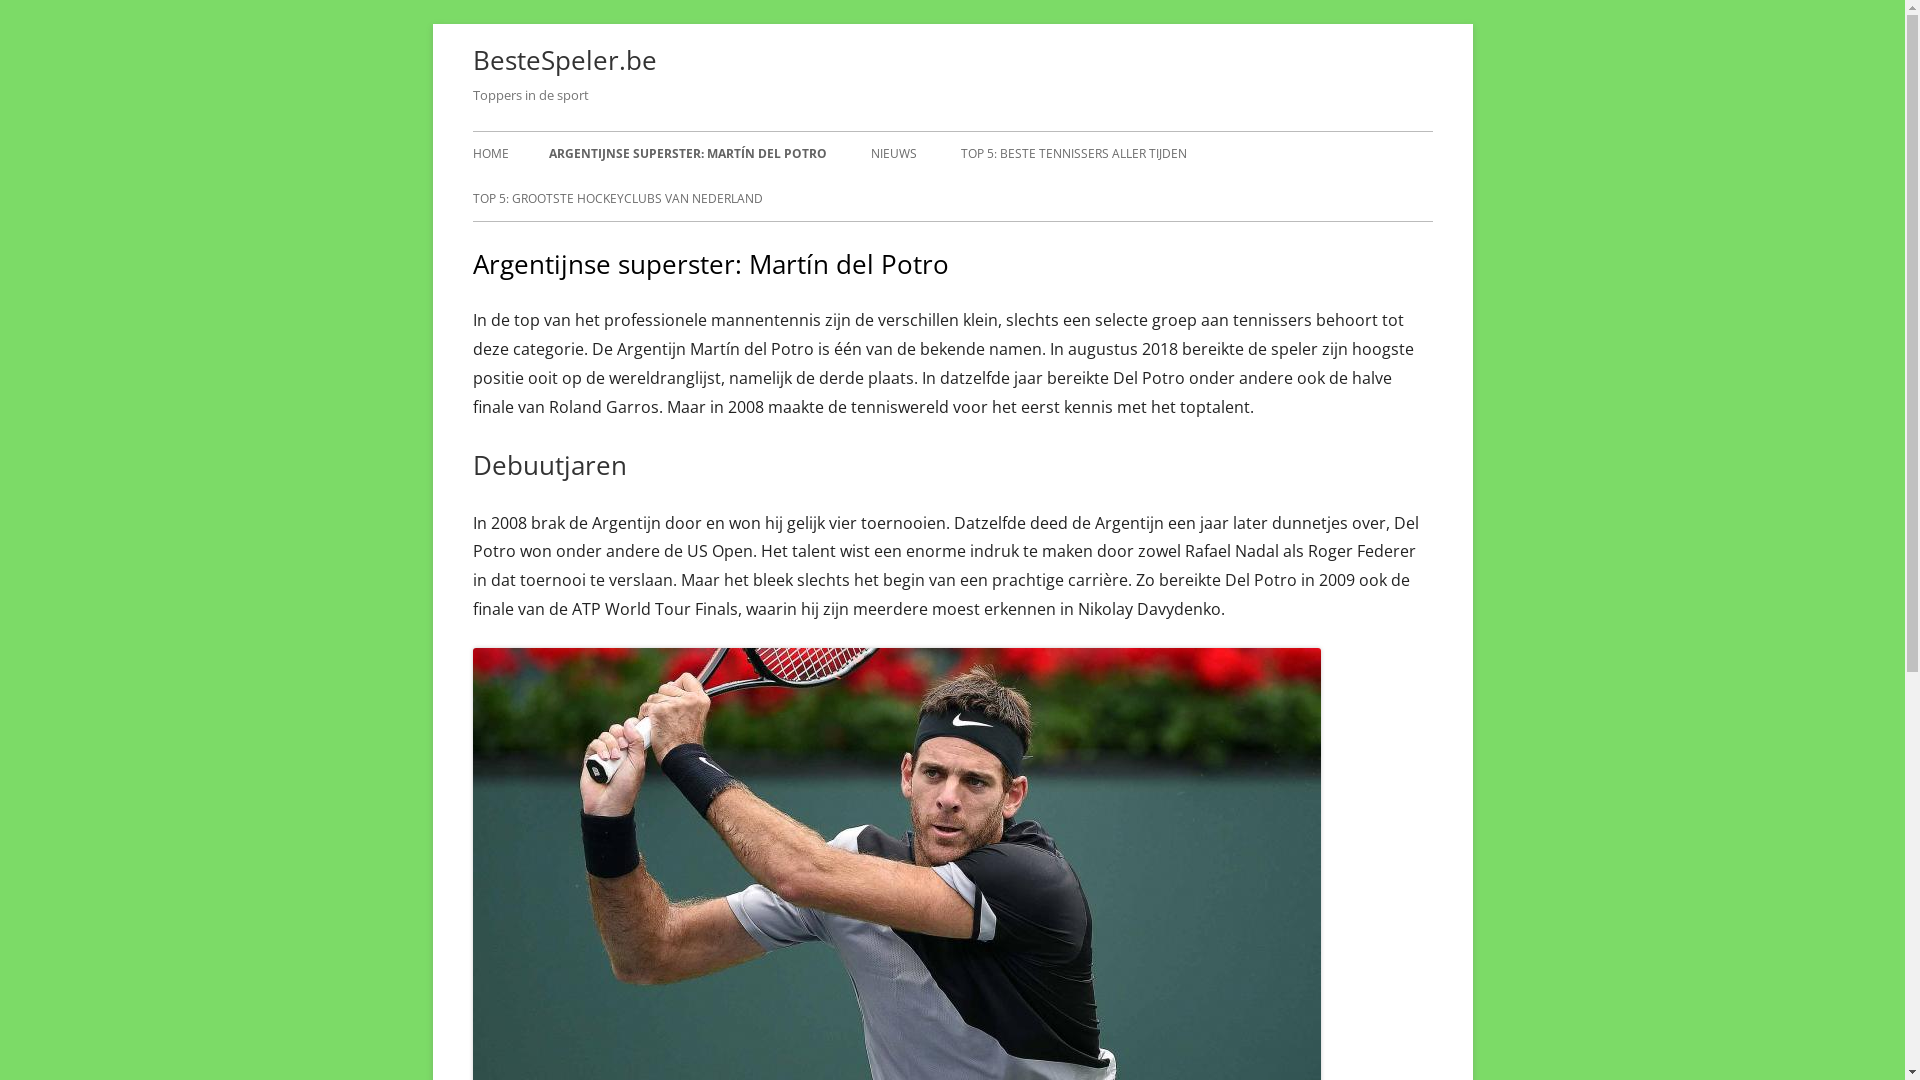 This screenshot has width=1920, height=1080. What do you see at coordinates (489, 153) in the screenshot?
I see `'HOME'` at bounding box center [489, 153].